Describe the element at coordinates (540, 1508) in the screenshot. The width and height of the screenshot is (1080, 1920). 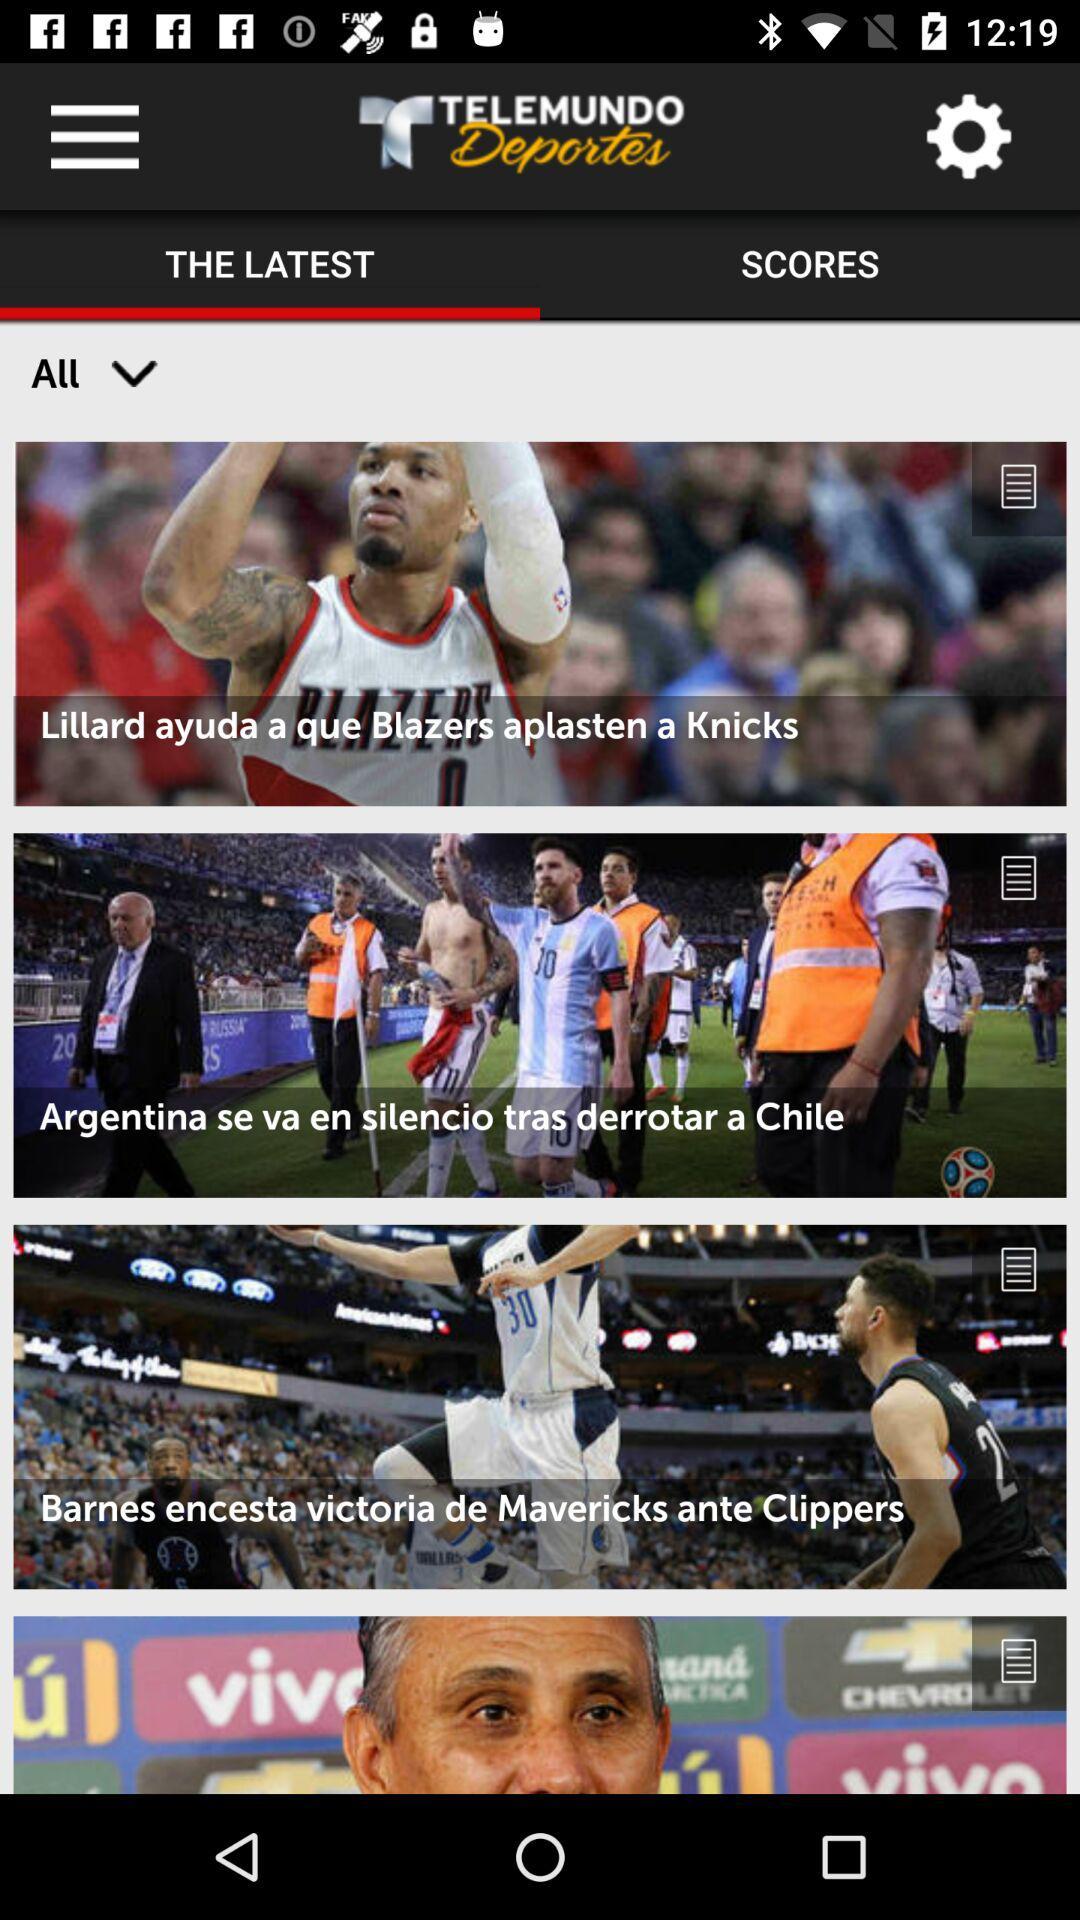
I see `the barnes encesta victoria` at that location.